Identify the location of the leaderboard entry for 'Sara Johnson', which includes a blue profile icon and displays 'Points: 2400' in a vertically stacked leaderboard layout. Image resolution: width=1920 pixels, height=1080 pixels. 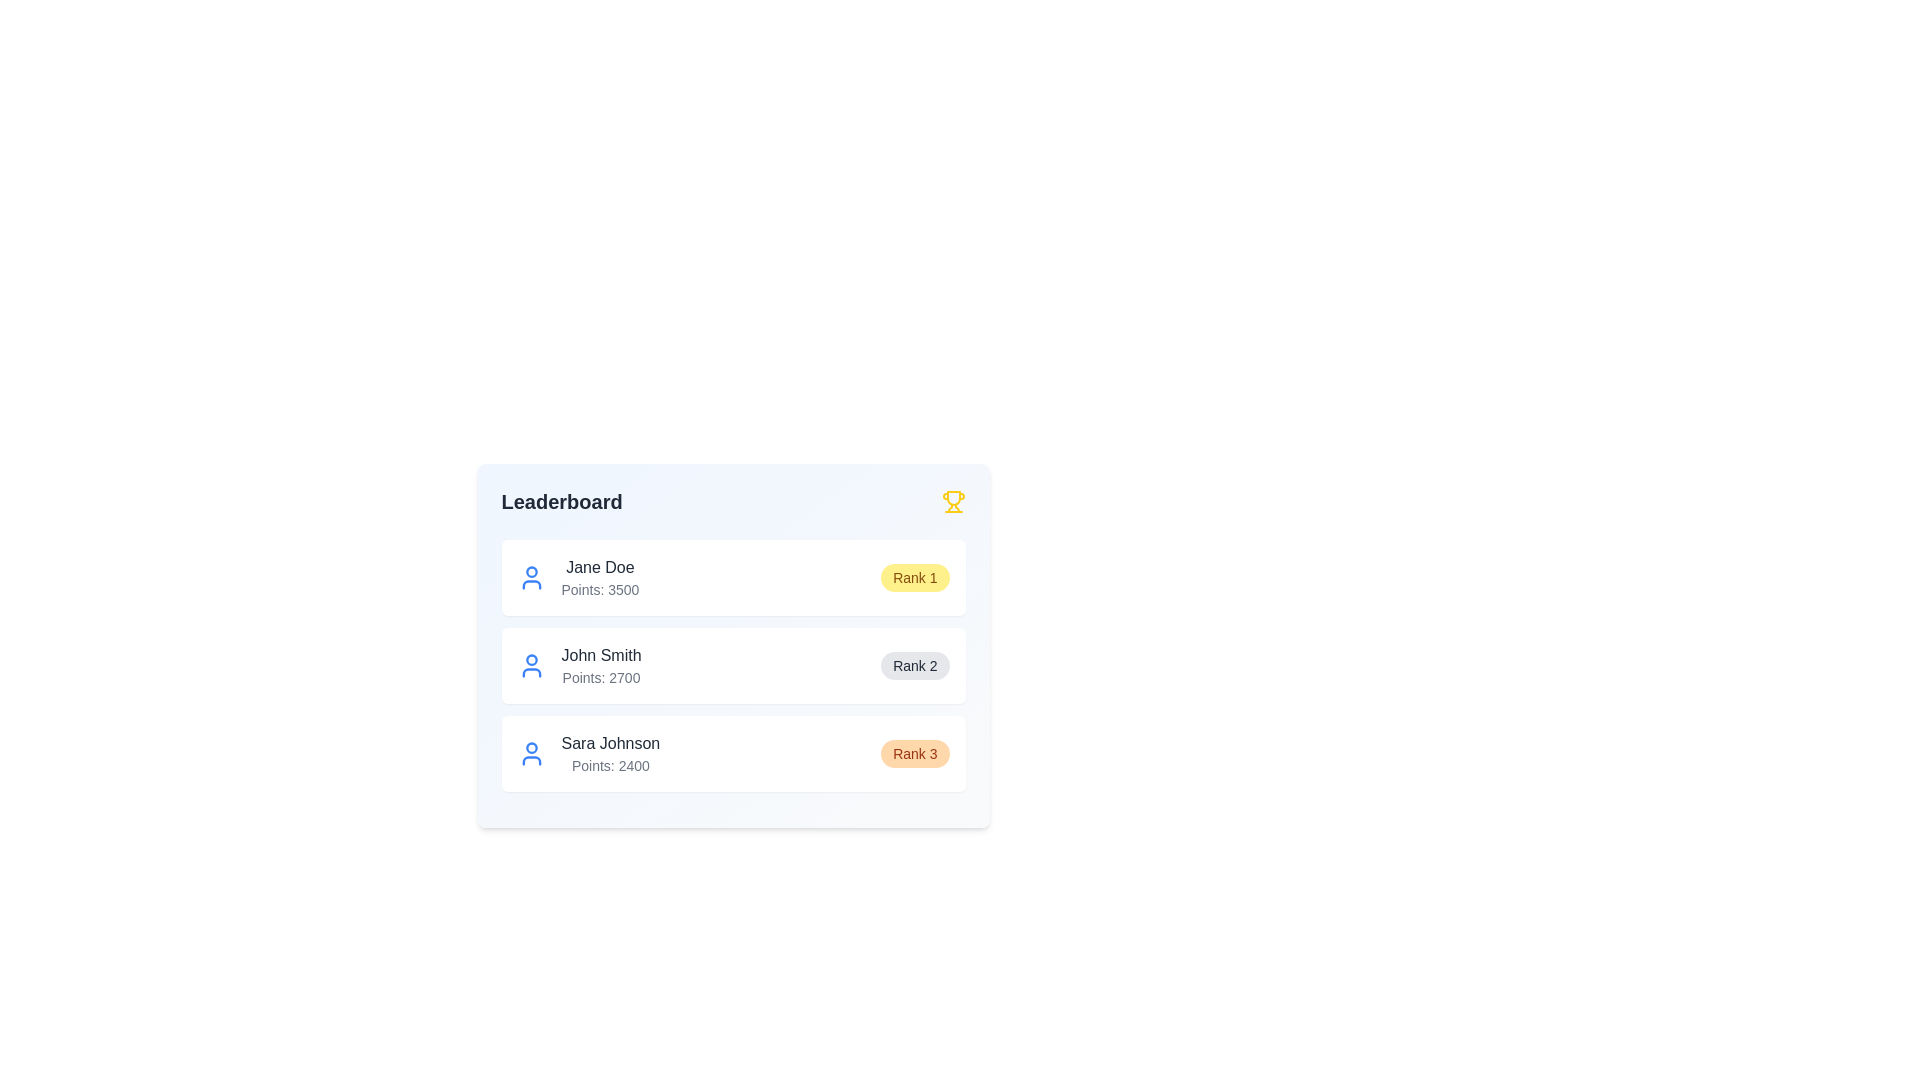
(587, 753).